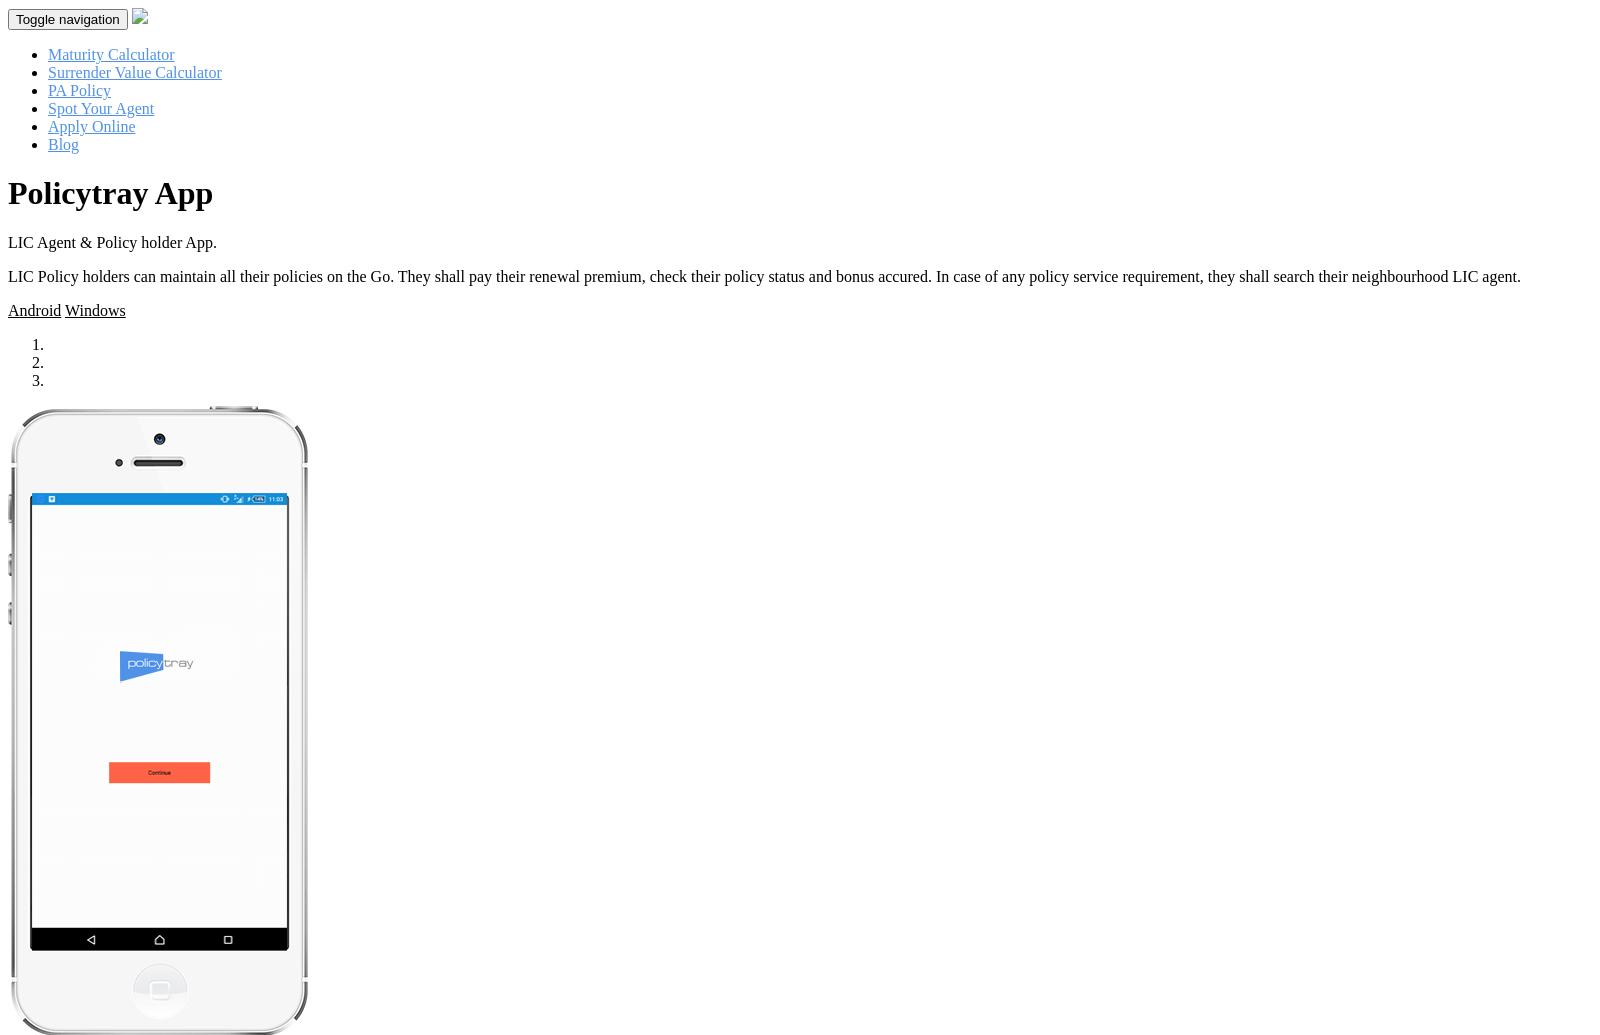  I want to click on 'Policytray App', so click(109, 193).